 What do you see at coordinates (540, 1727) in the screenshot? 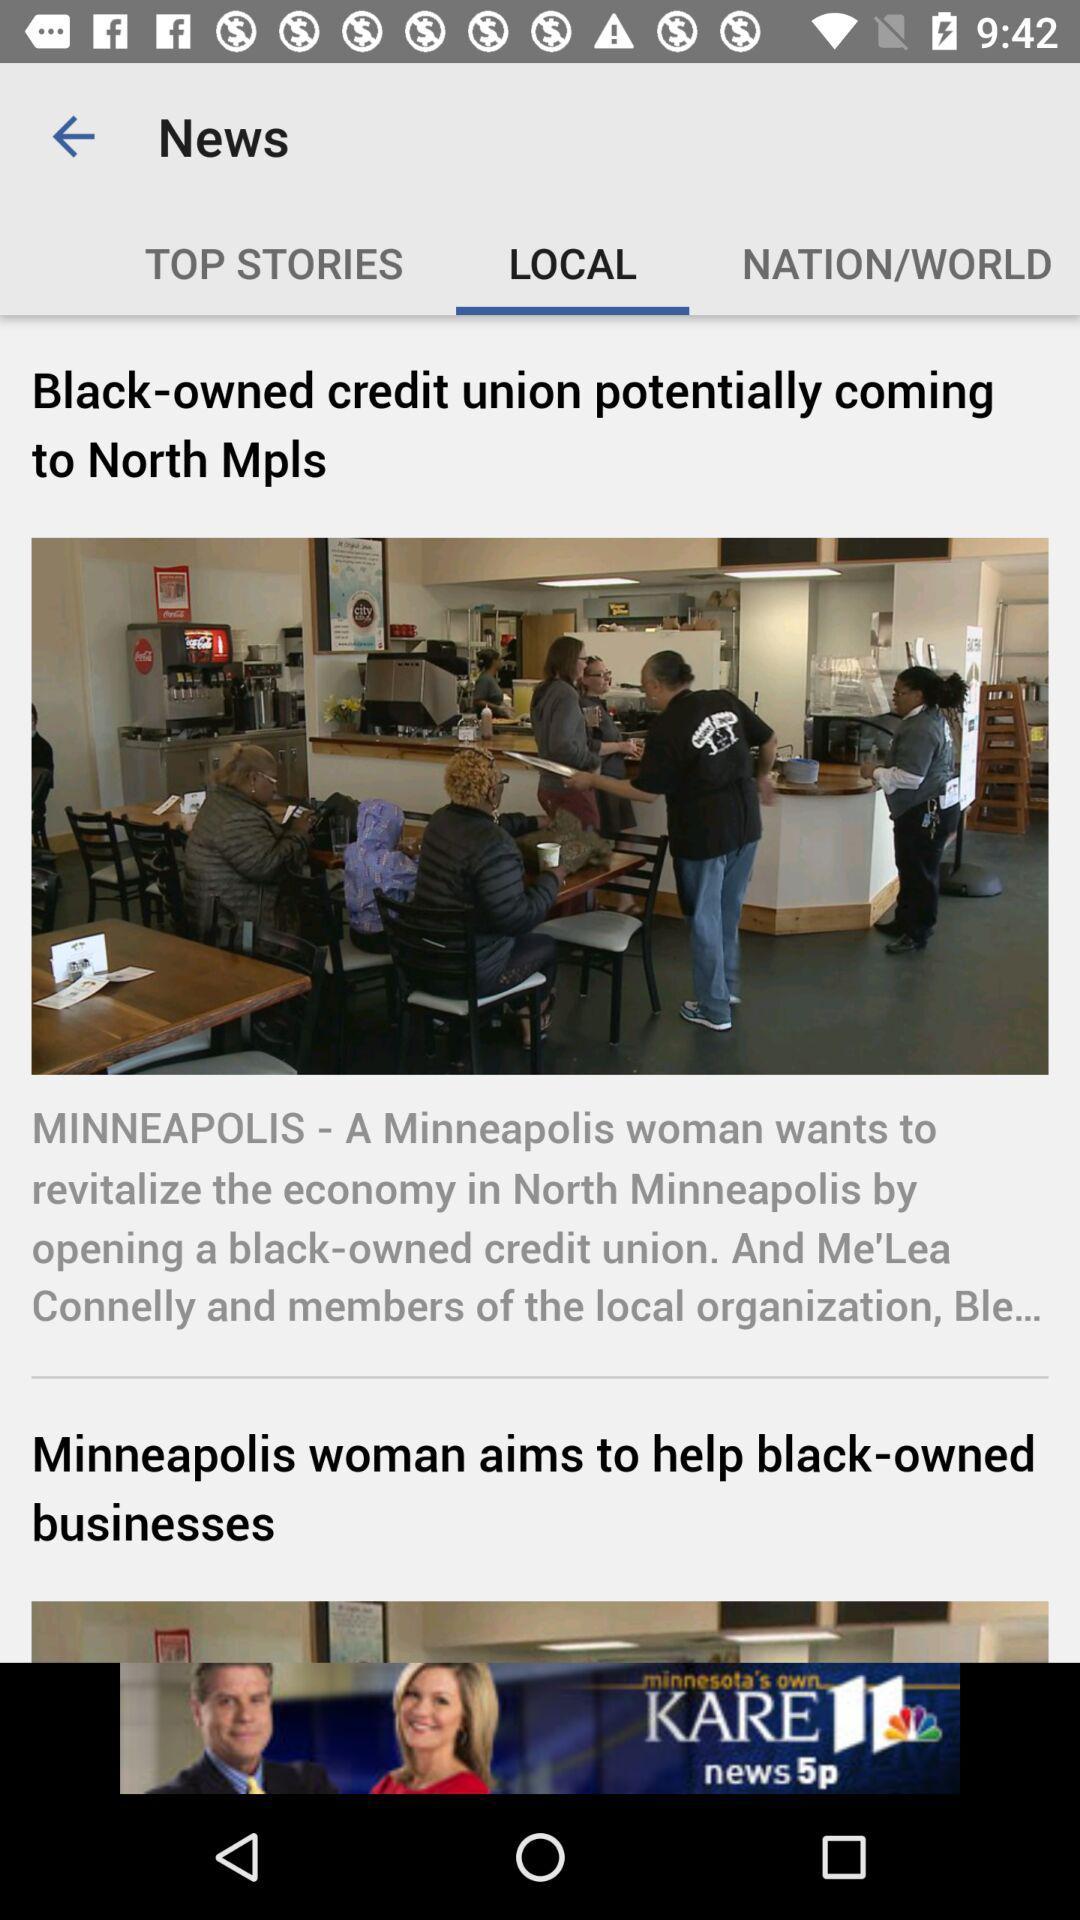
I see `advertisement` at bounding box center [540, 1727].